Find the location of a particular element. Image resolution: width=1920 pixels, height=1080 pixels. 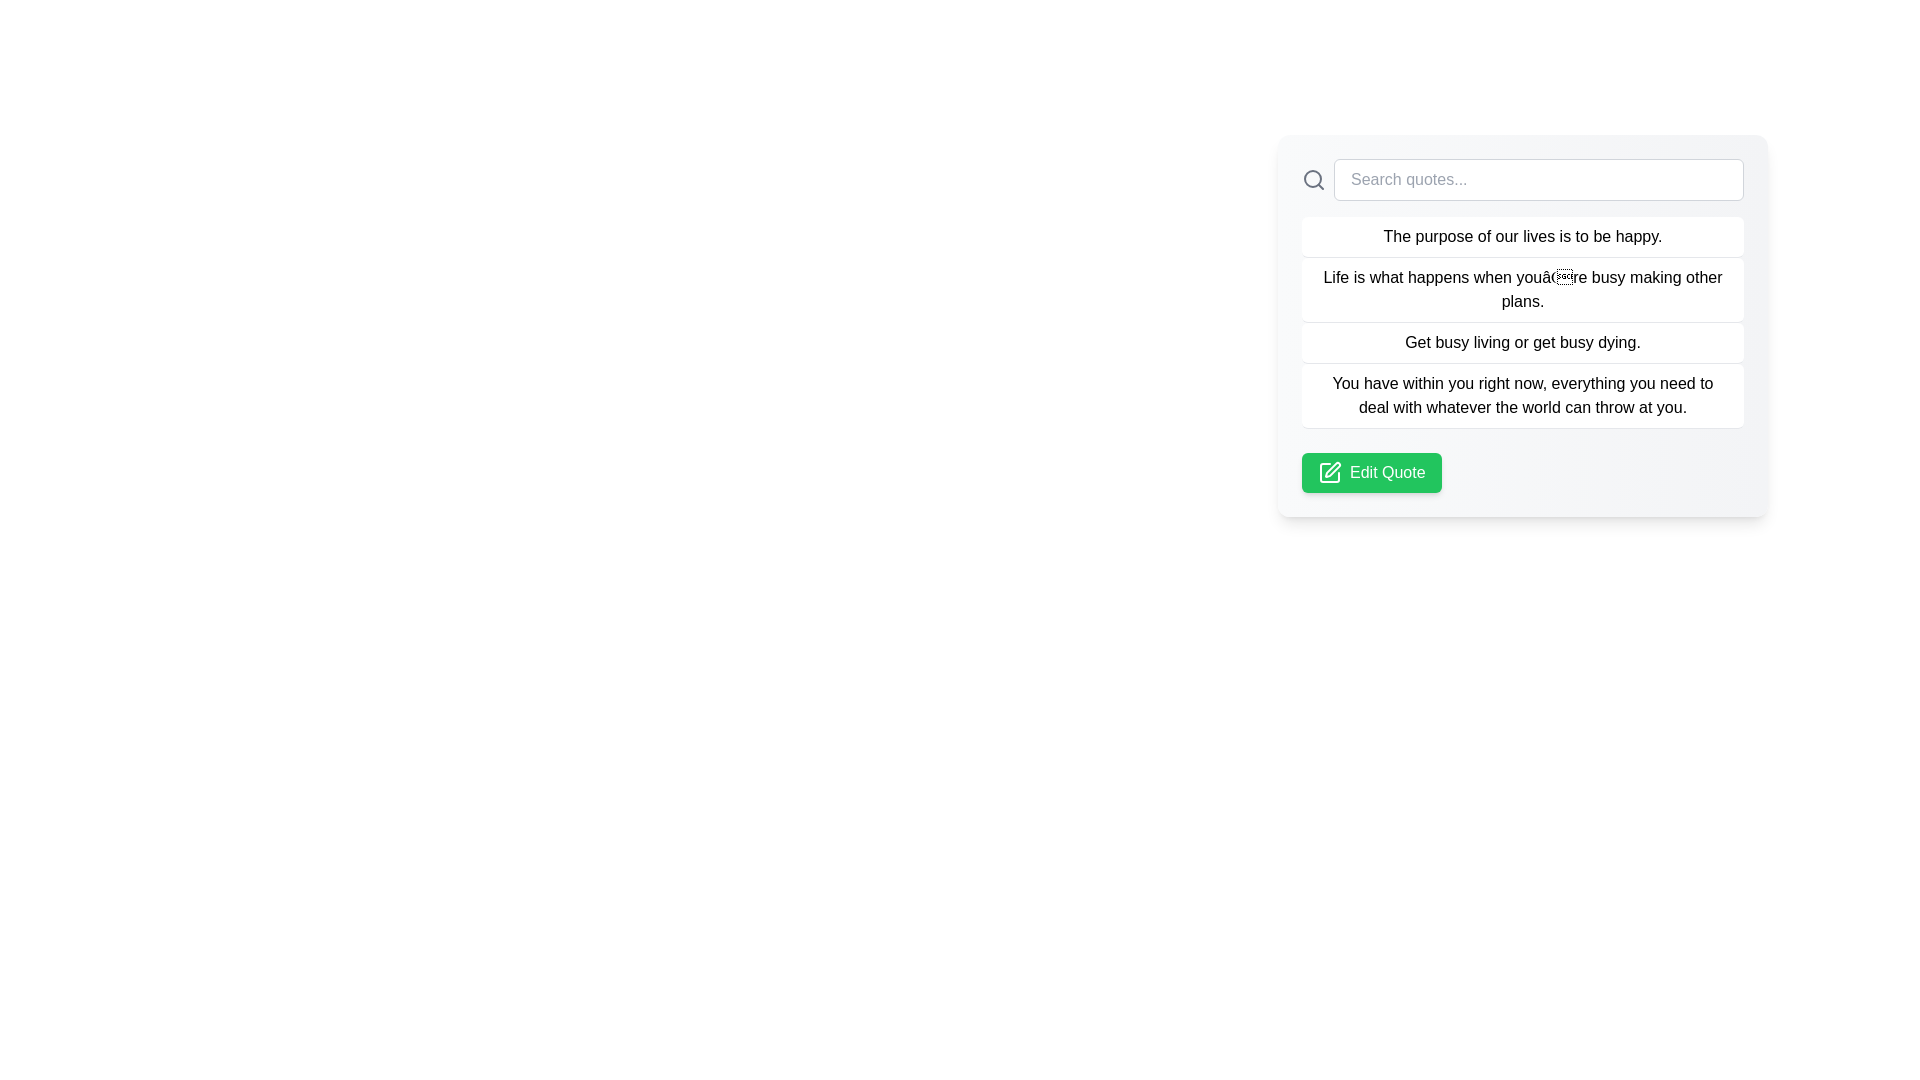

the informational text quote, which is the second item in the vertical list of quotes, by clicking on its center point is located at coordinates (1521, 322).